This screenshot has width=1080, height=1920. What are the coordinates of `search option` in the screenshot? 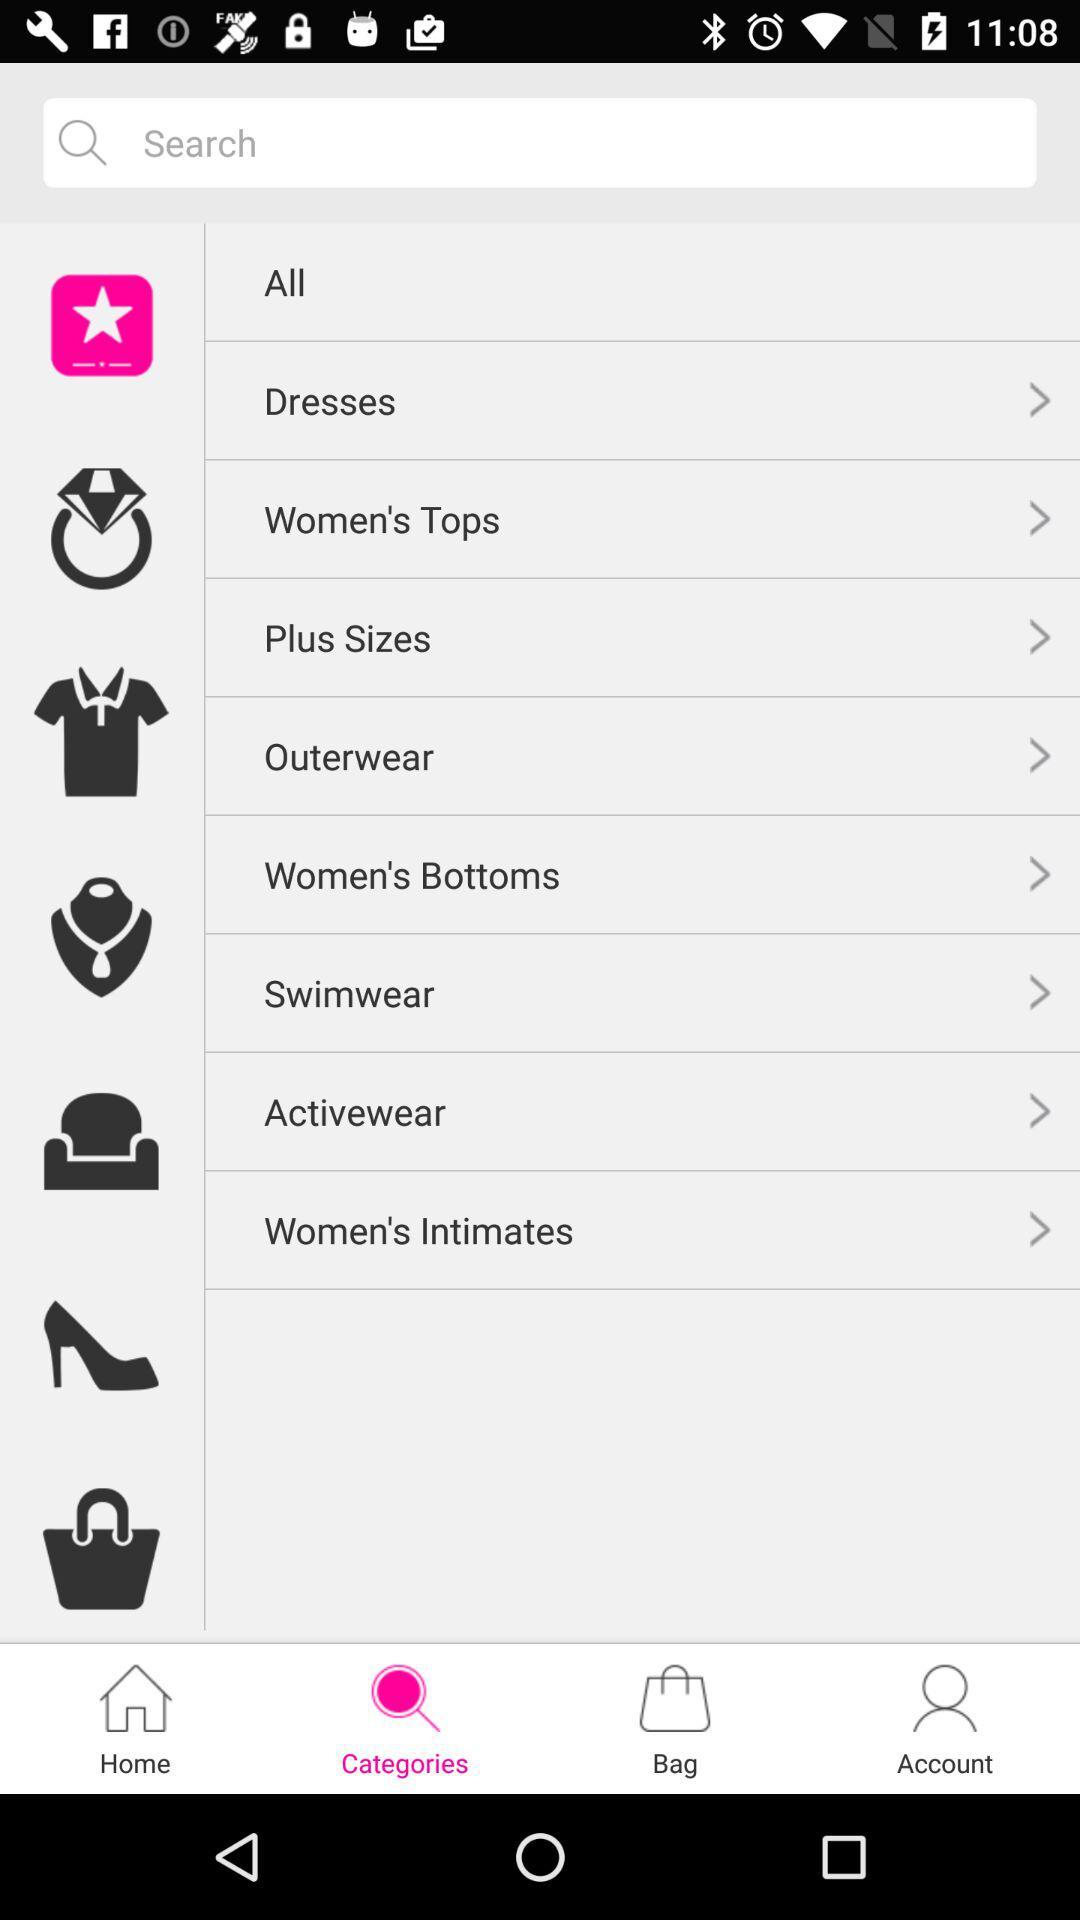 It's located at (574, 141).